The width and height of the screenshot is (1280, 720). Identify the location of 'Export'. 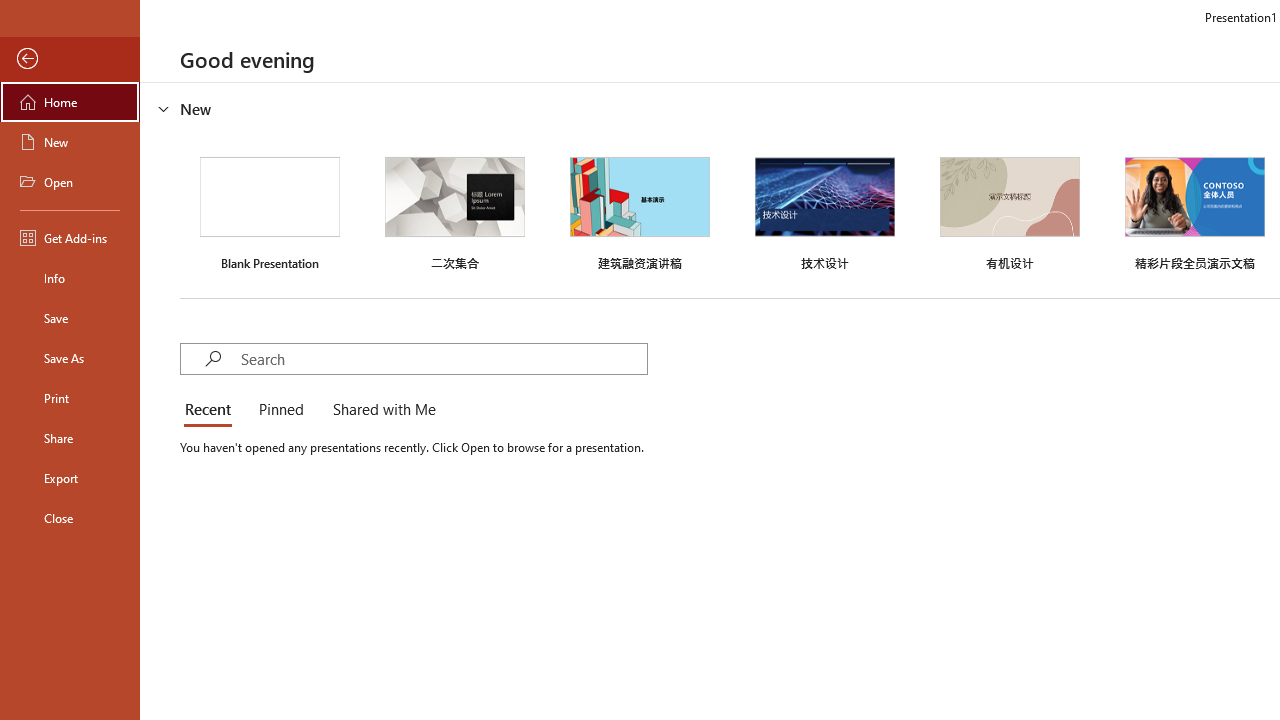
(69, 478).